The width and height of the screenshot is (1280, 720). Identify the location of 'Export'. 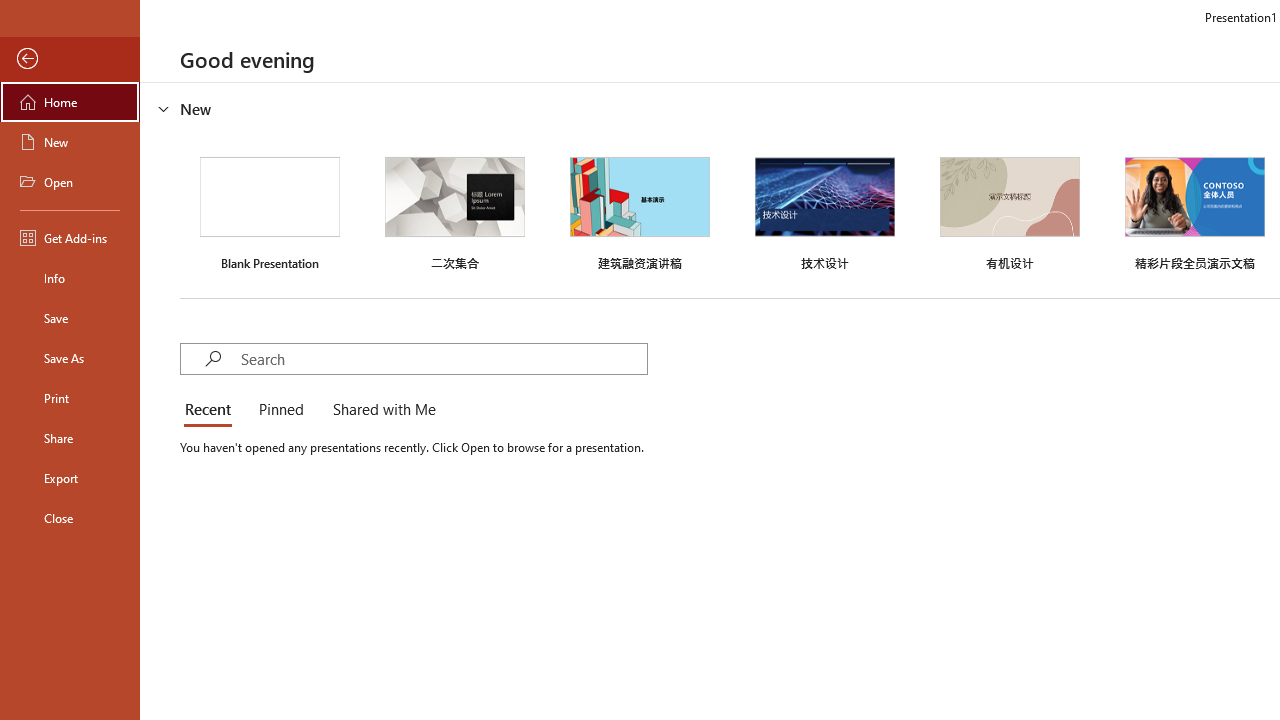
(69, 478).